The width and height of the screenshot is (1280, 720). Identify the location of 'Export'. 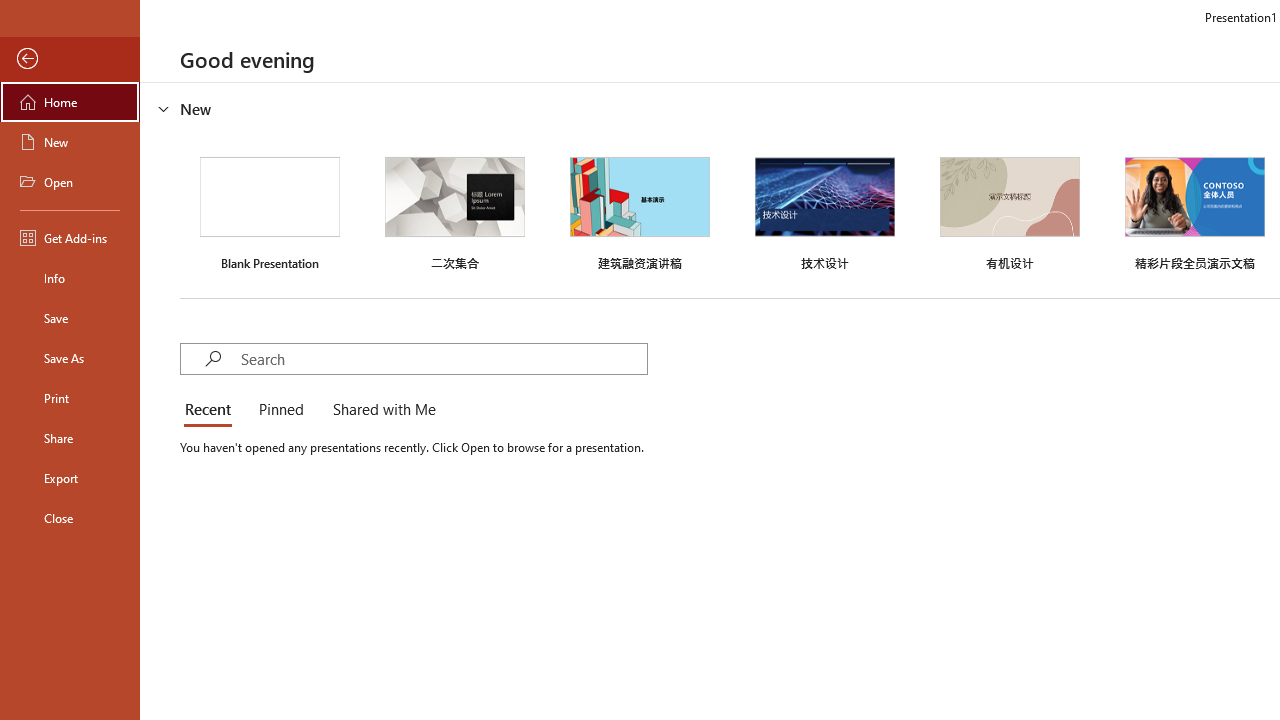
(69, 478).